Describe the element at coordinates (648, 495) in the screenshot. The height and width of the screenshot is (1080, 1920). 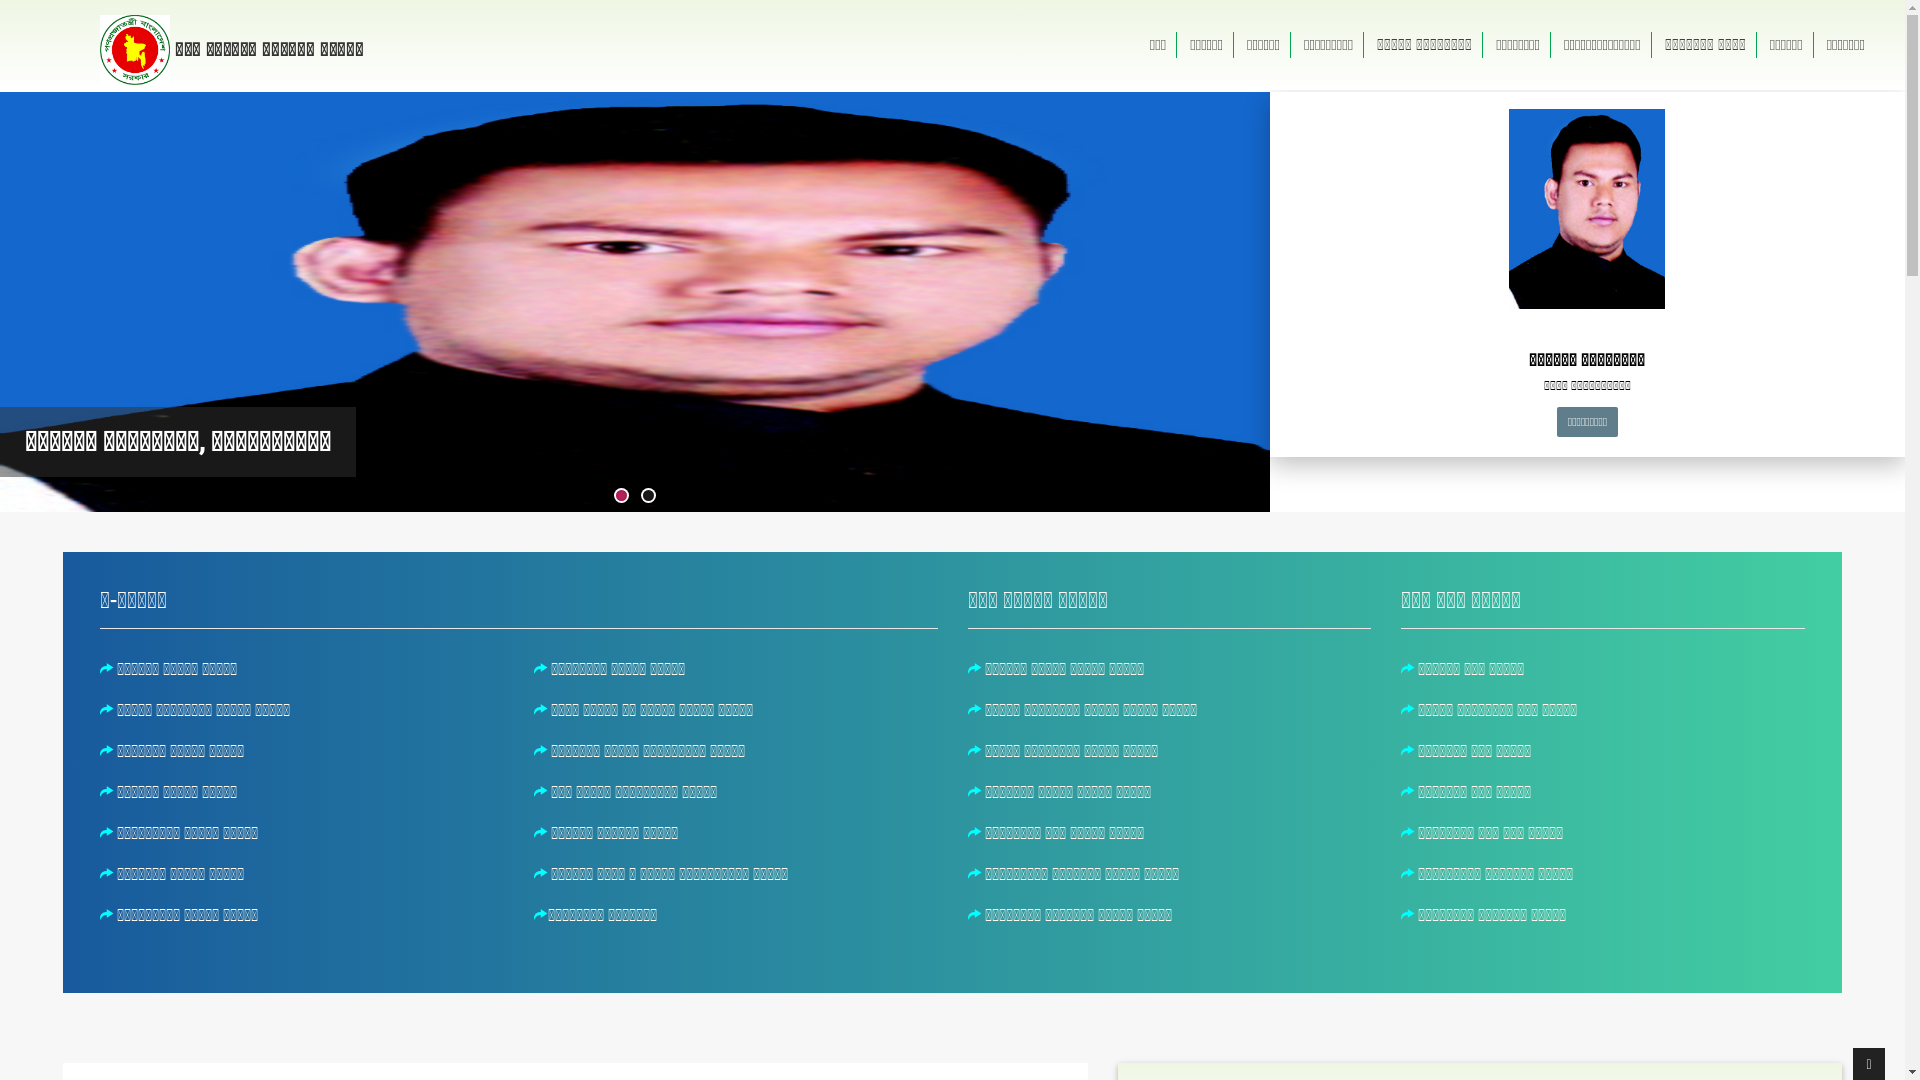
I see `'2'` at that location.